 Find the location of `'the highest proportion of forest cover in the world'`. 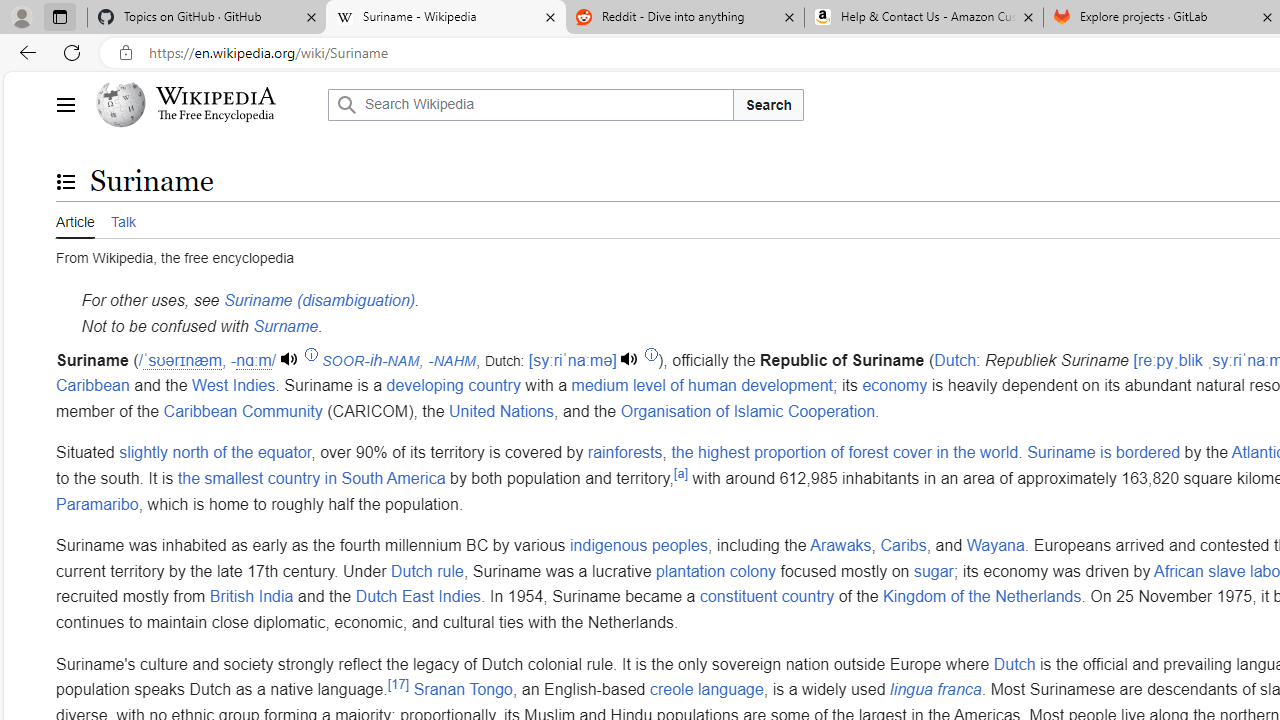

'the highest proportion of forest cover in the world' is located at coordinates (844, 453).